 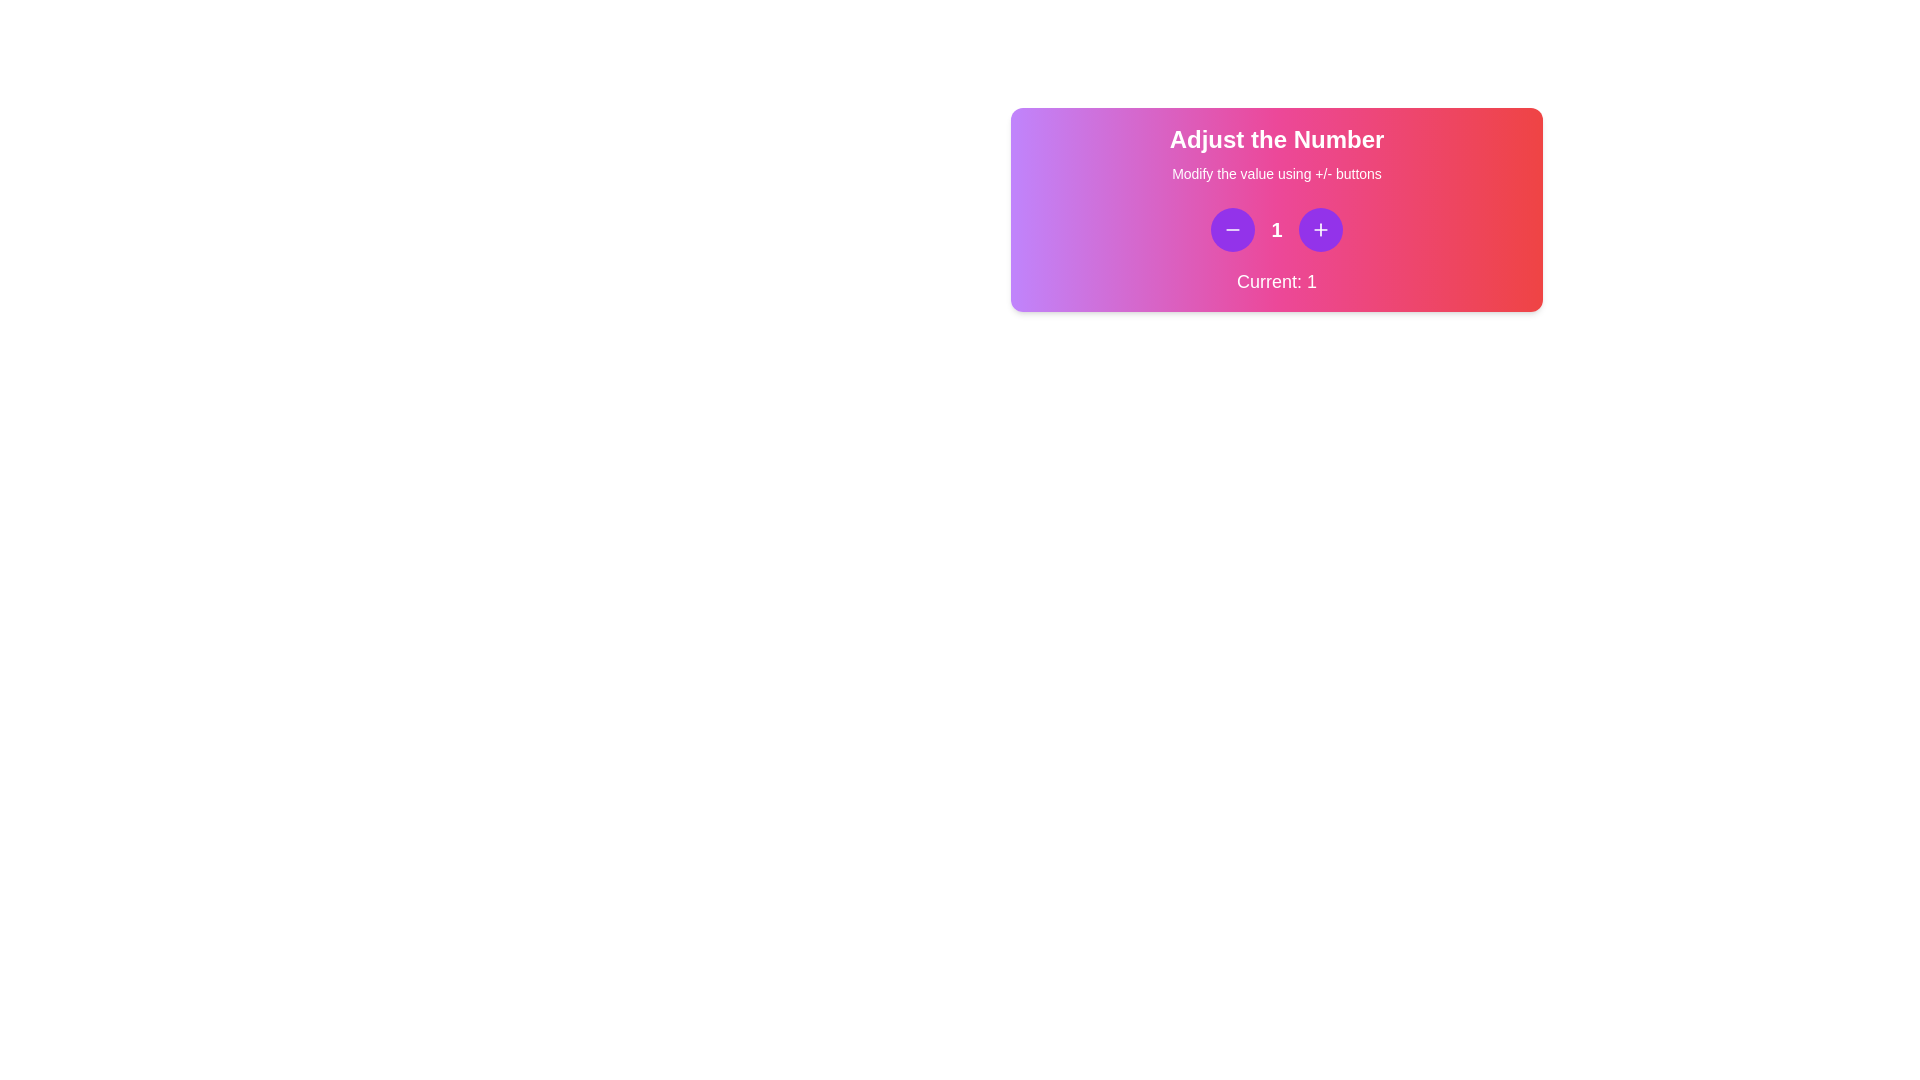 I want to click on the Text label that provides instructions for adjusting the numerical value, located below the heading 'Adjust the Number' and above the number adjustment controls, so click(x=1275, y=172).